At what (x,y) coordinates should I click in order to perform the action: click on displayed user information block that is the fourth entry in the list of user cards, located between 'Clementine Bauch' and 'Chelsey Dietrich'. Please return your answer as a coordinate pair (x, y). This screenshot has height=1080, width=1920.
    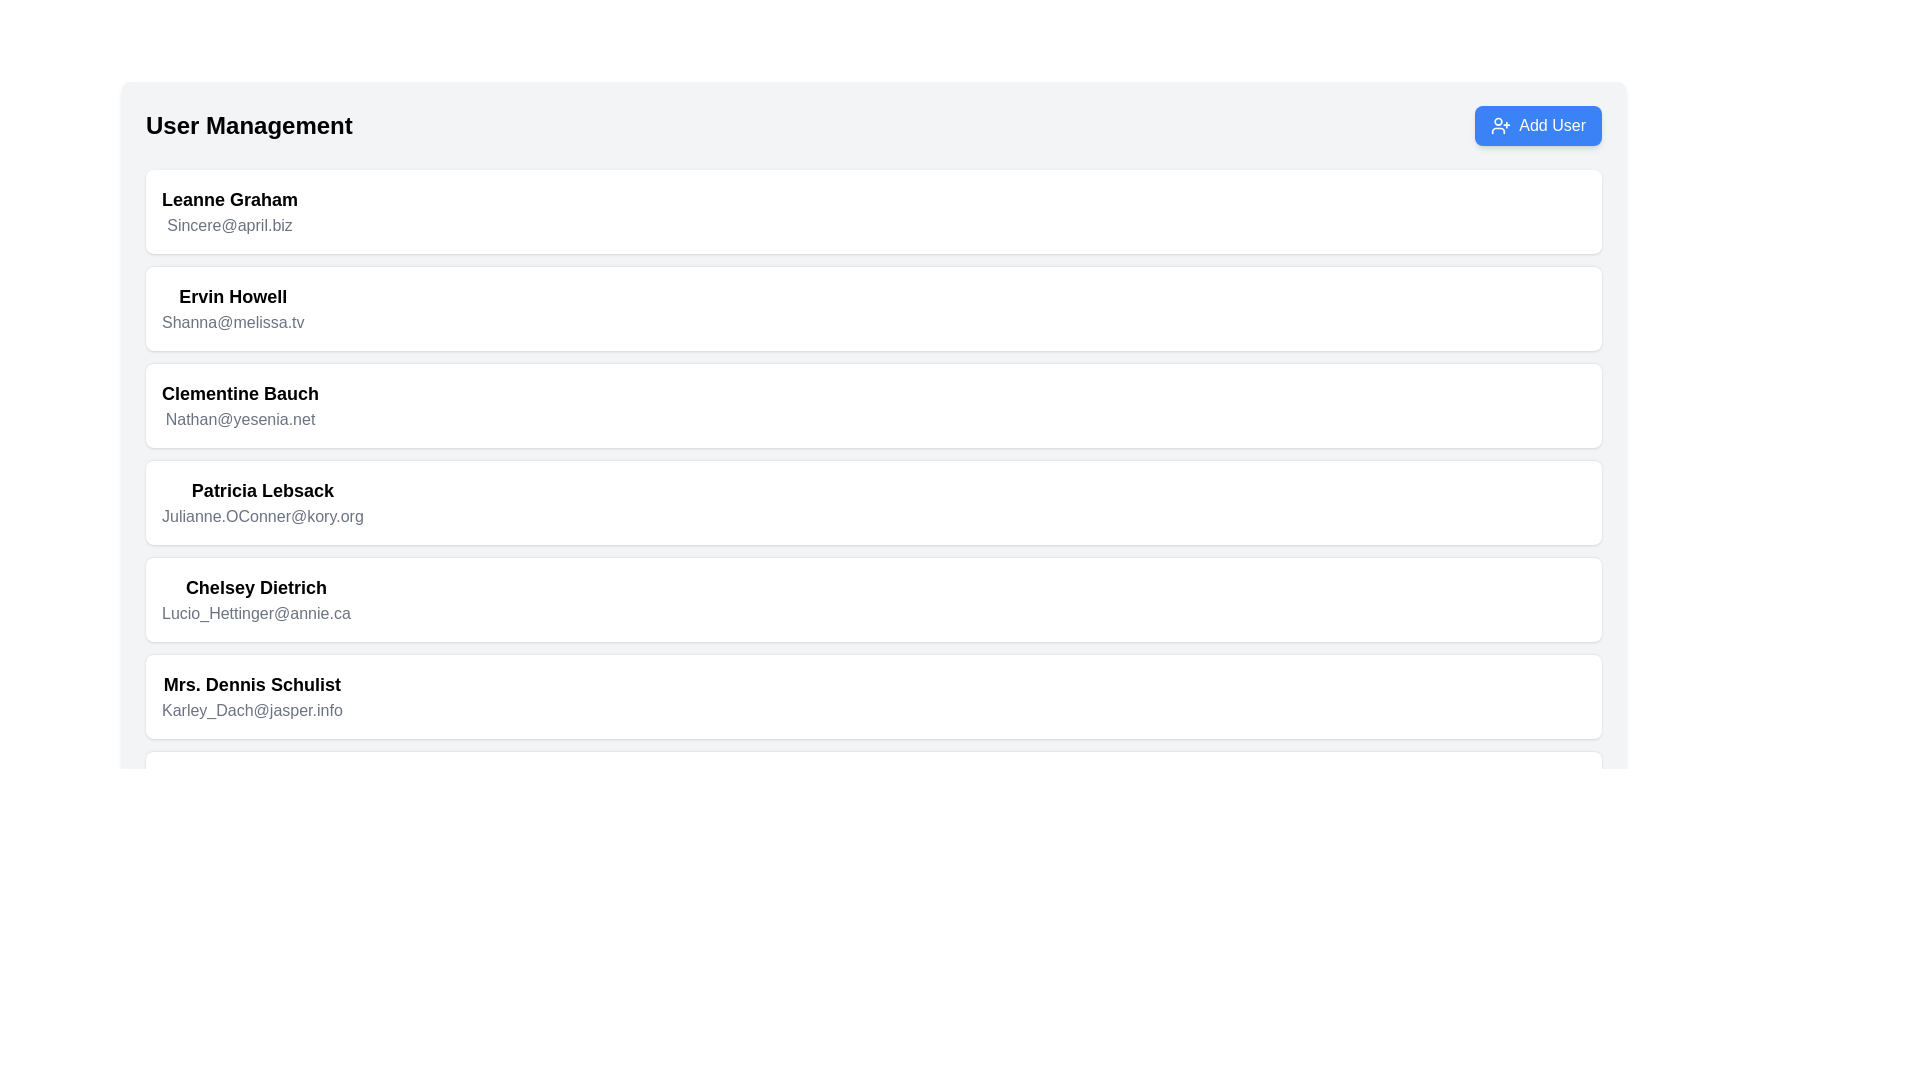
    Looking at the image, I should click on (261, 501).